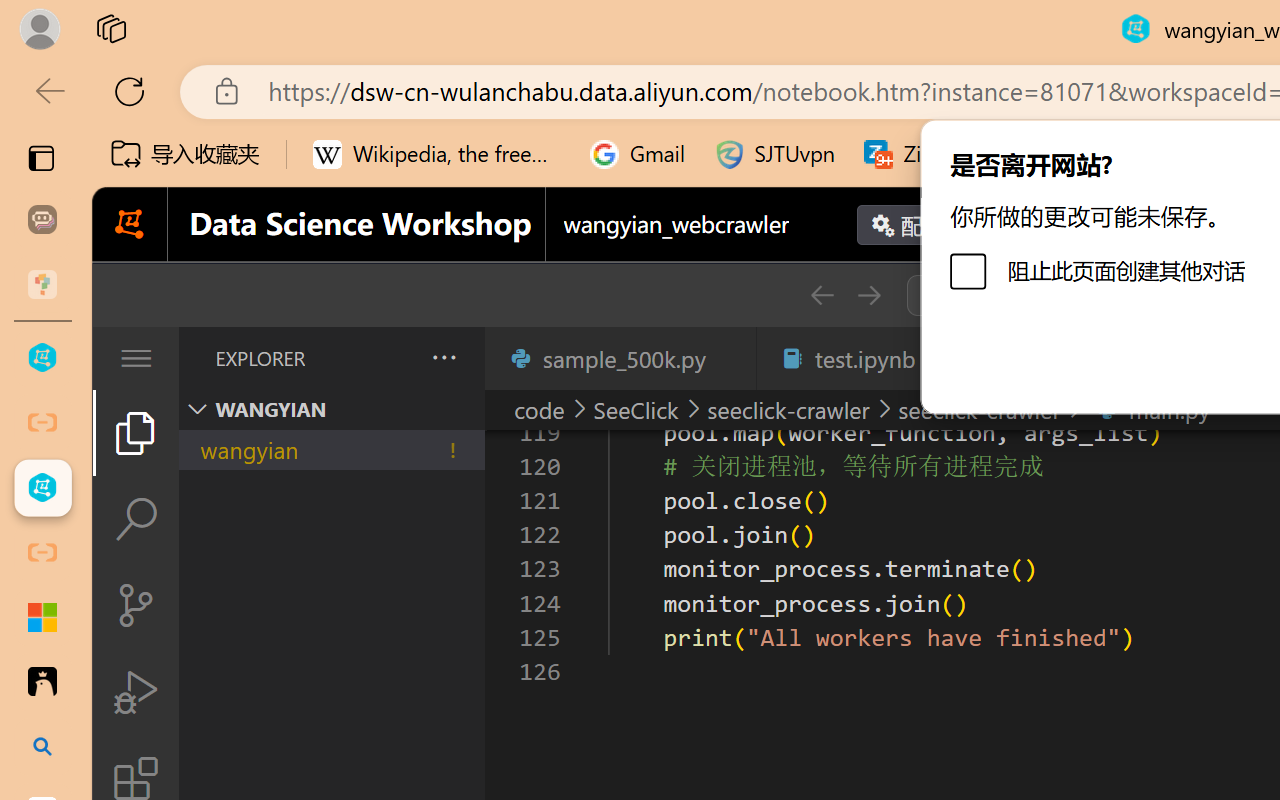 This screenshot has height=800, width=1280. What do you see at coordinates (134, 692) in the screenshot?
I see `'Run and Debug (Ctrl+Shift+D)'` at bounding box center [134, 692].